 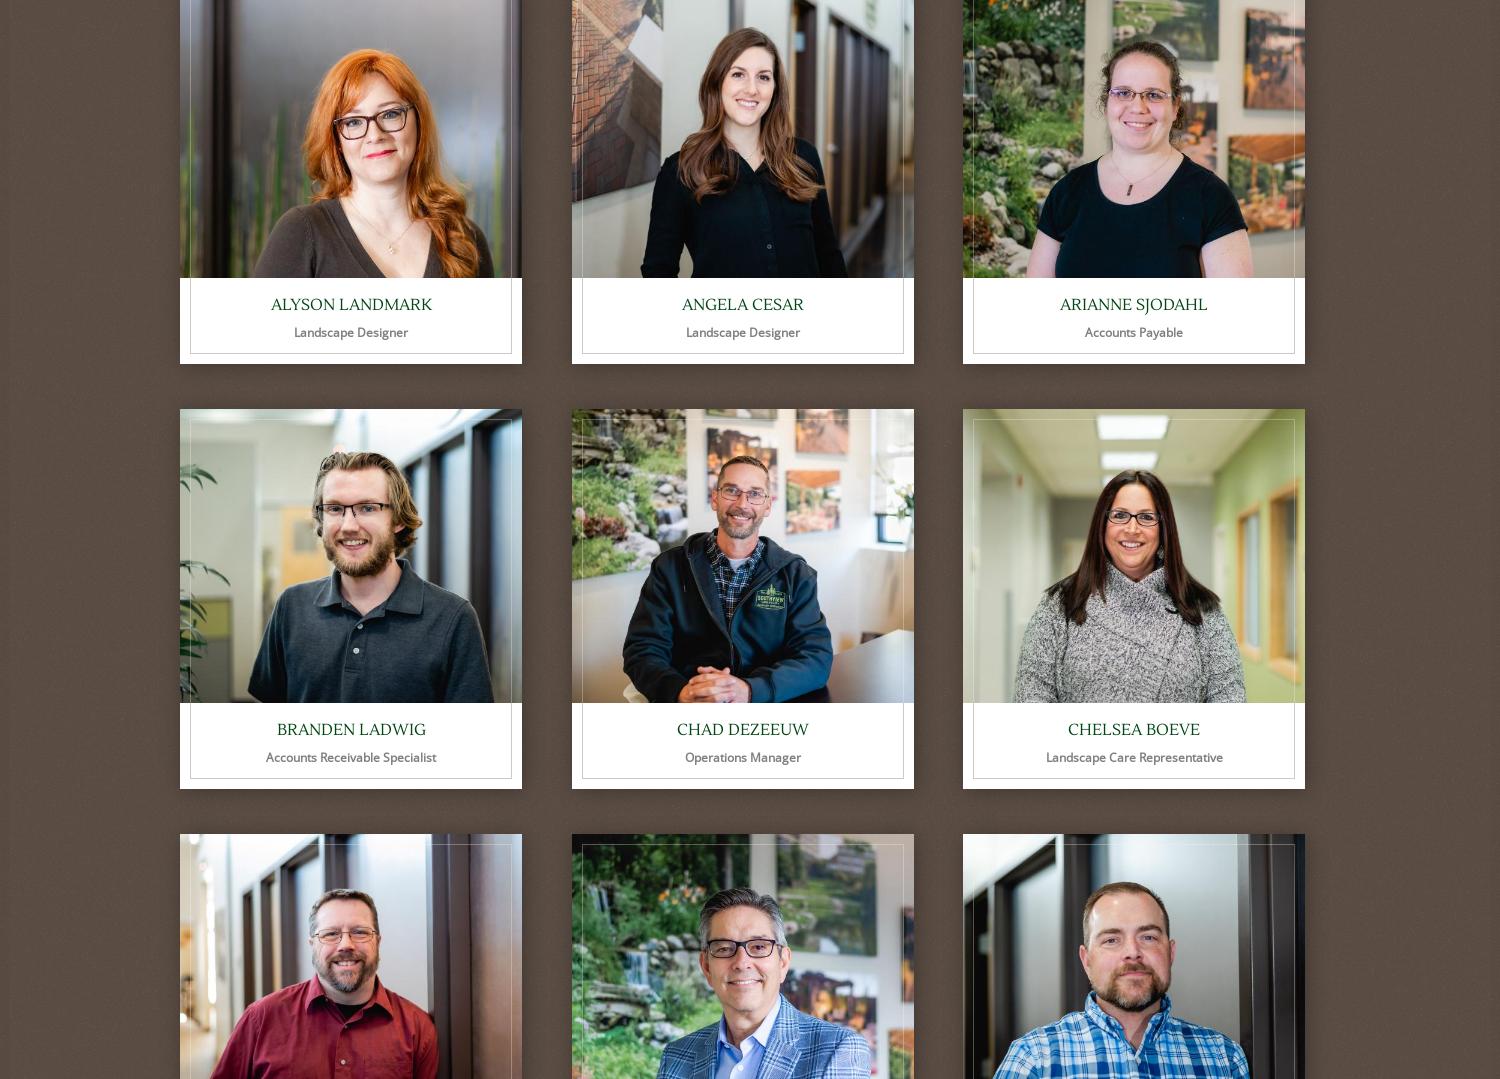 What do you see at coordinates (1133, 757) in the screenshot?
I see `'Landscape Care Representative'` at bounding box center [1133, 757].